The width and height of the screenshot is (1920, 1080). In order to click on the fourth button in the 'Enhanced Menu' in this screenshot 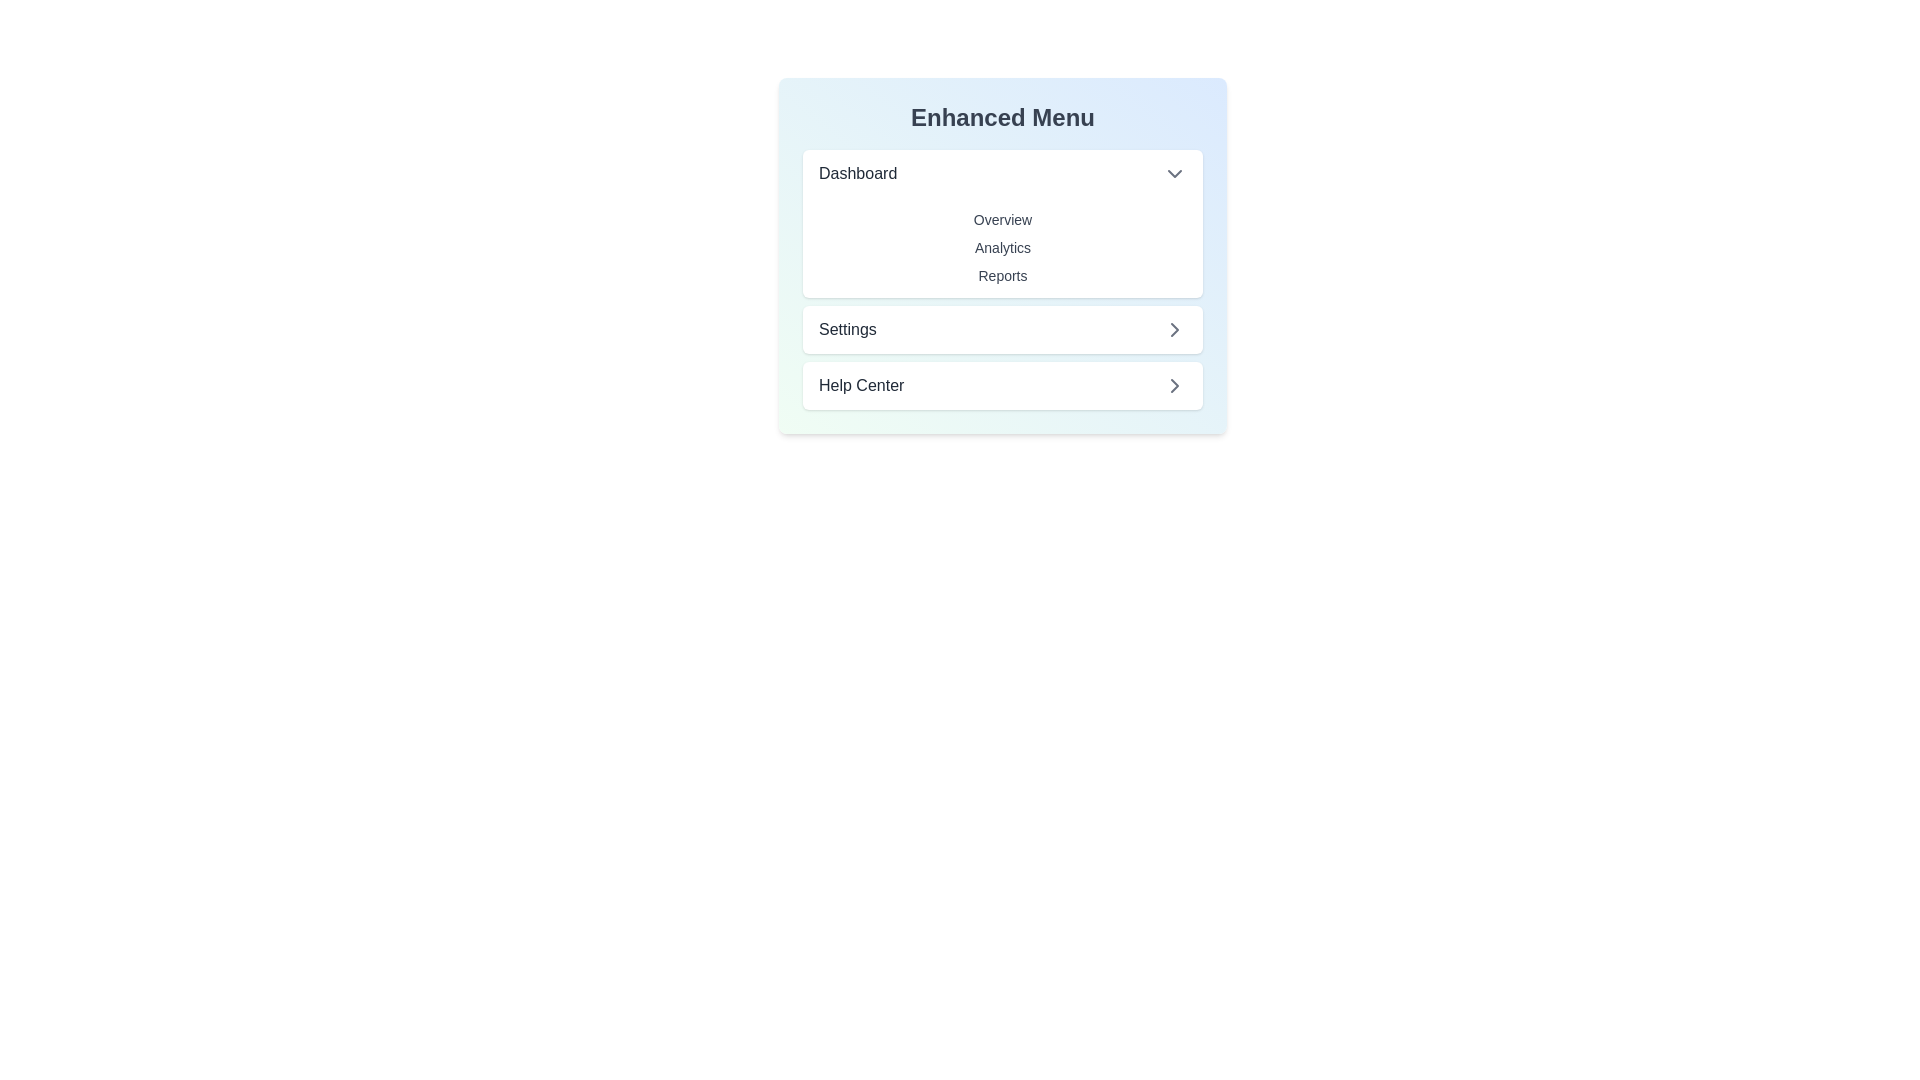, I will do `click(1003, 329)`.